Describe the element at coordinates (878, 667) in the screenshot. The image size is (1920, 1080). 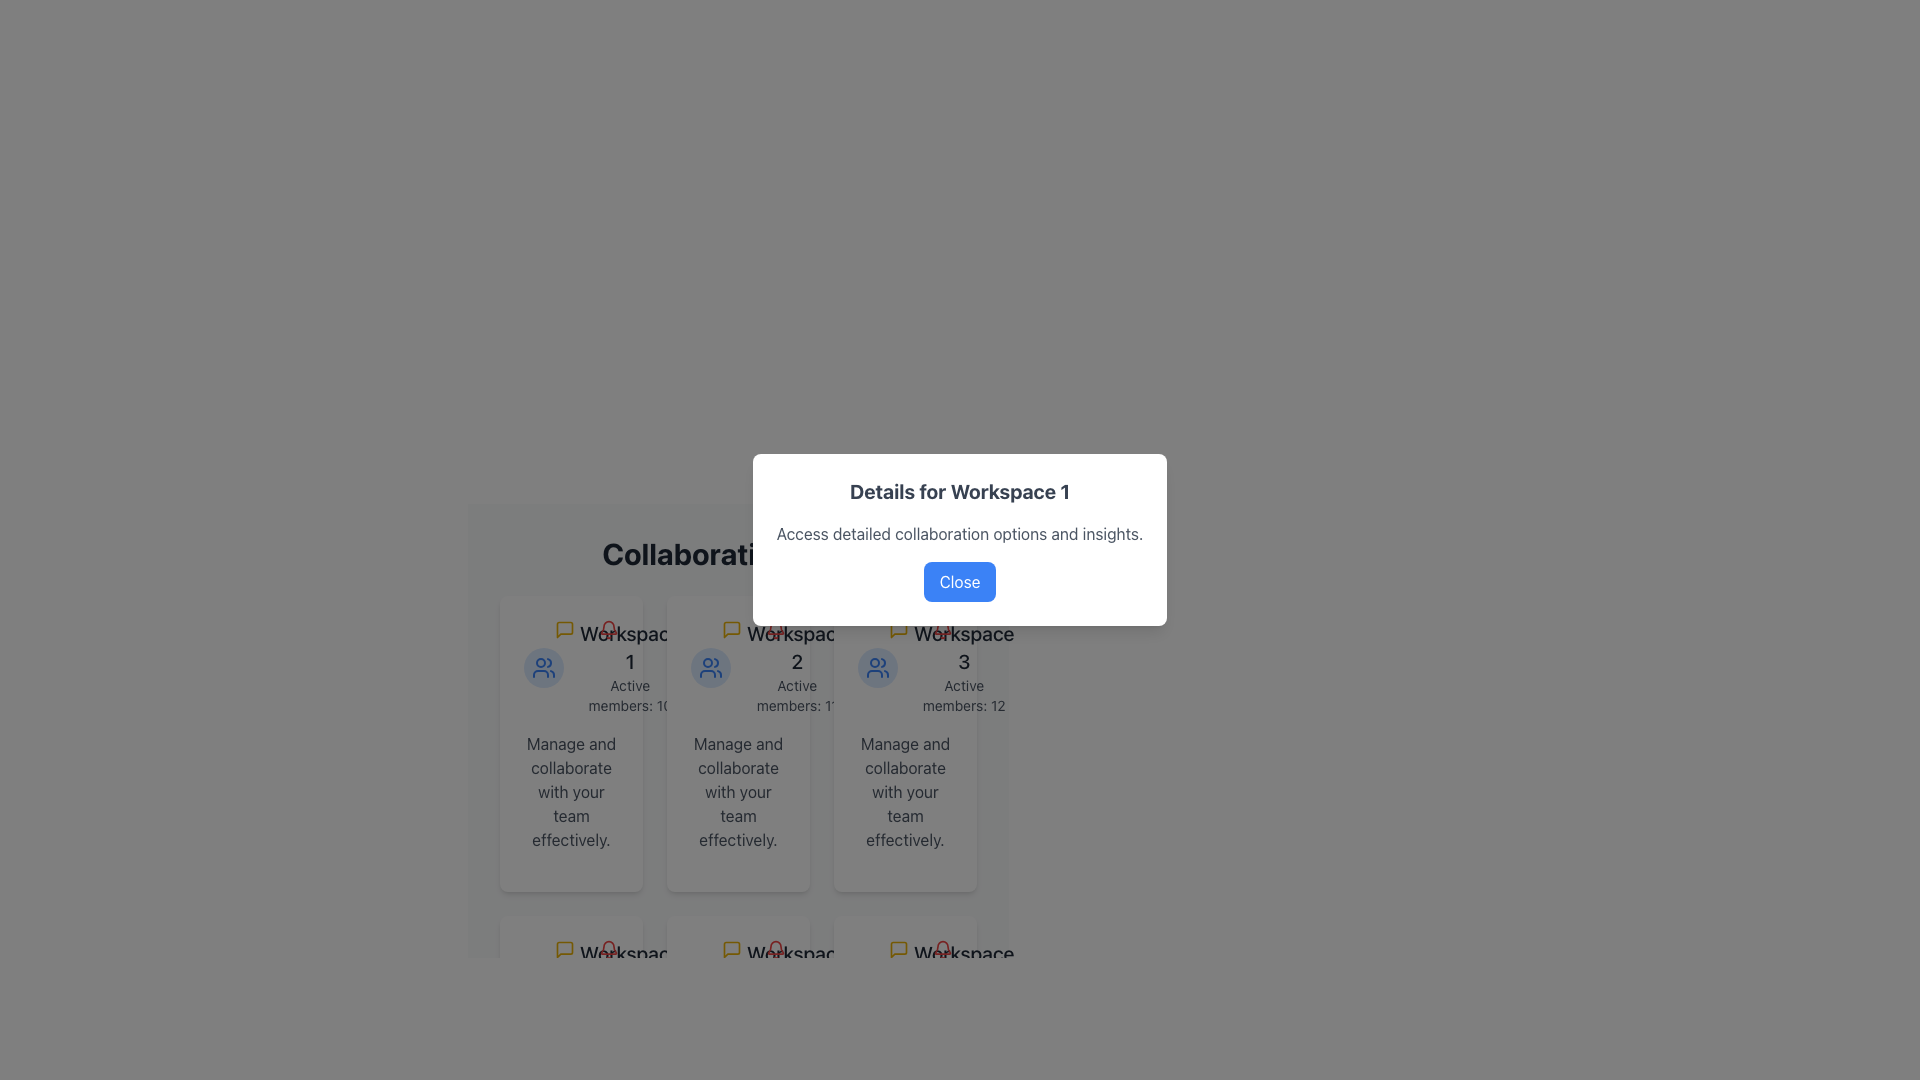
I see `the icon with a circular button background representing members of the workspace, located in the 'Workspace 3' card, to the left of the text 'Active members: 12'` at that location.